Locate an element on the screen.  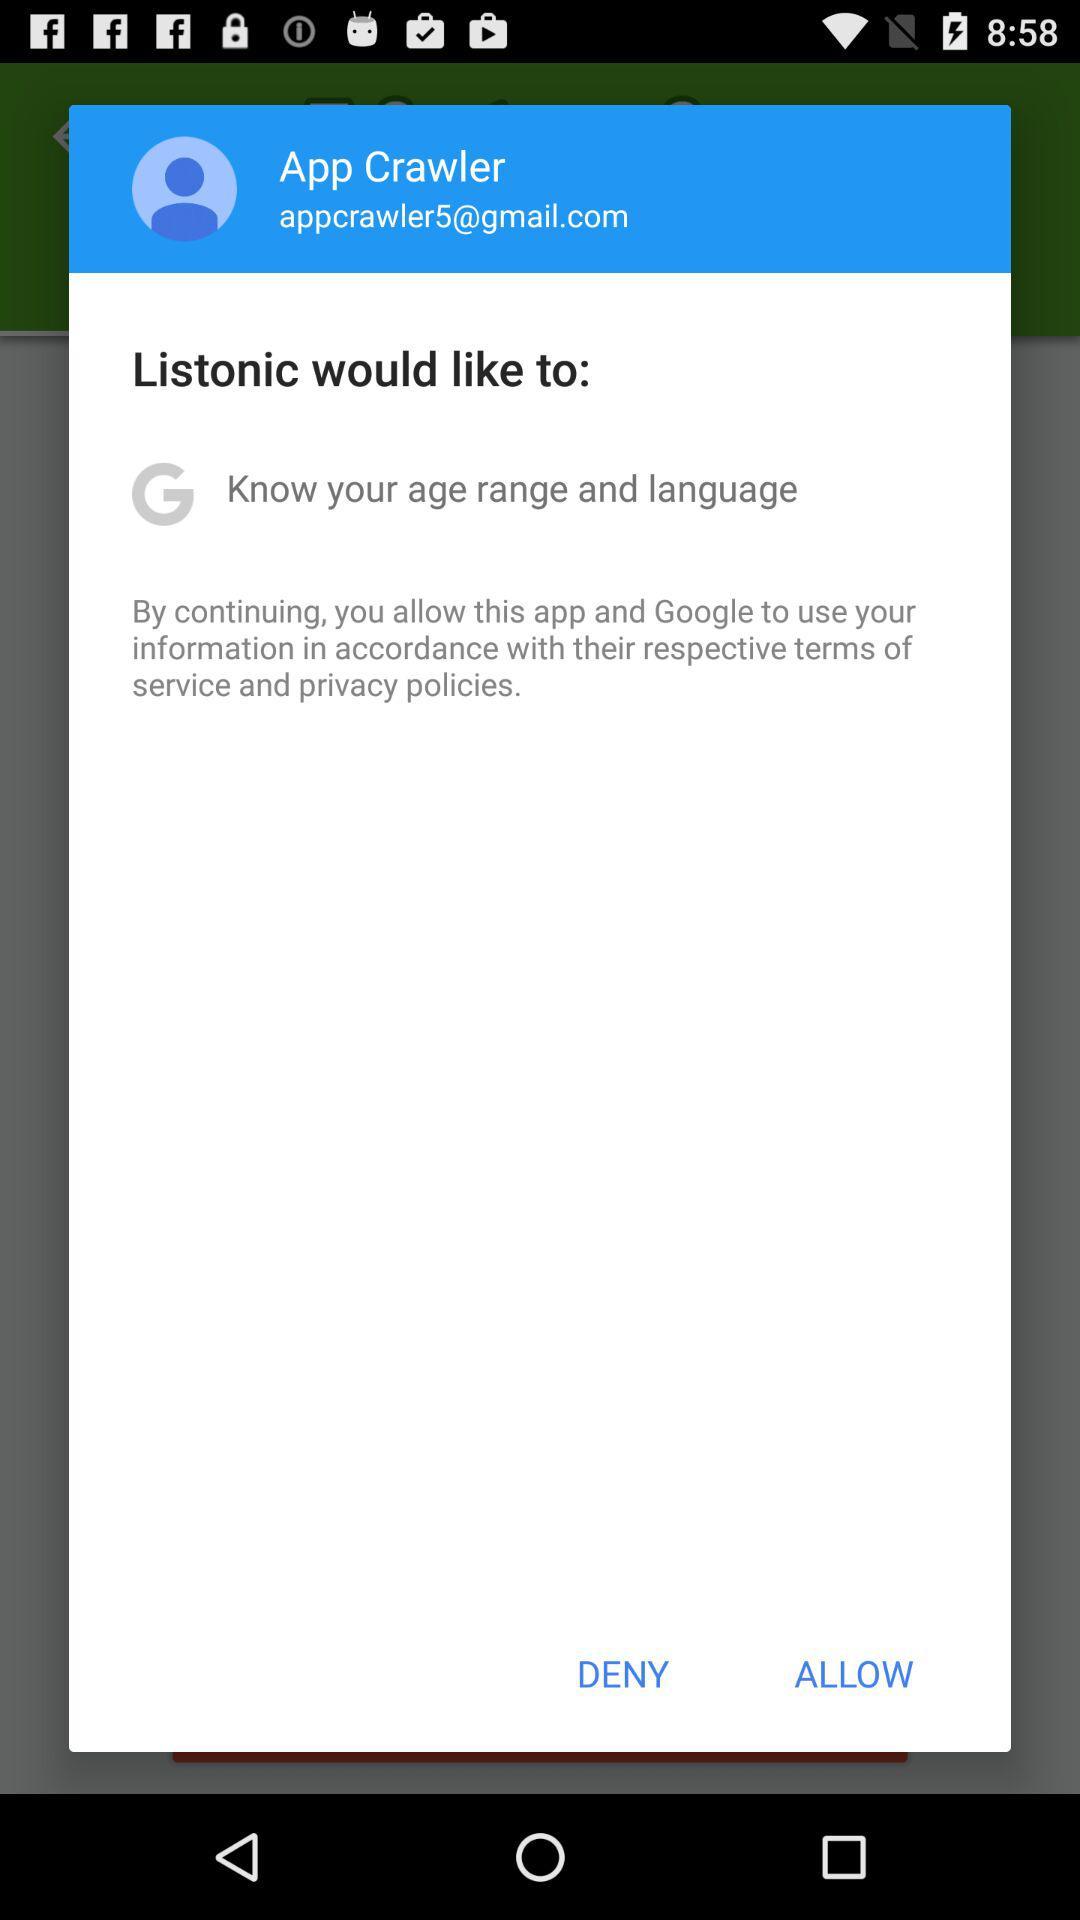
the icon above by continuing you item is located at coordinates (511, 487).